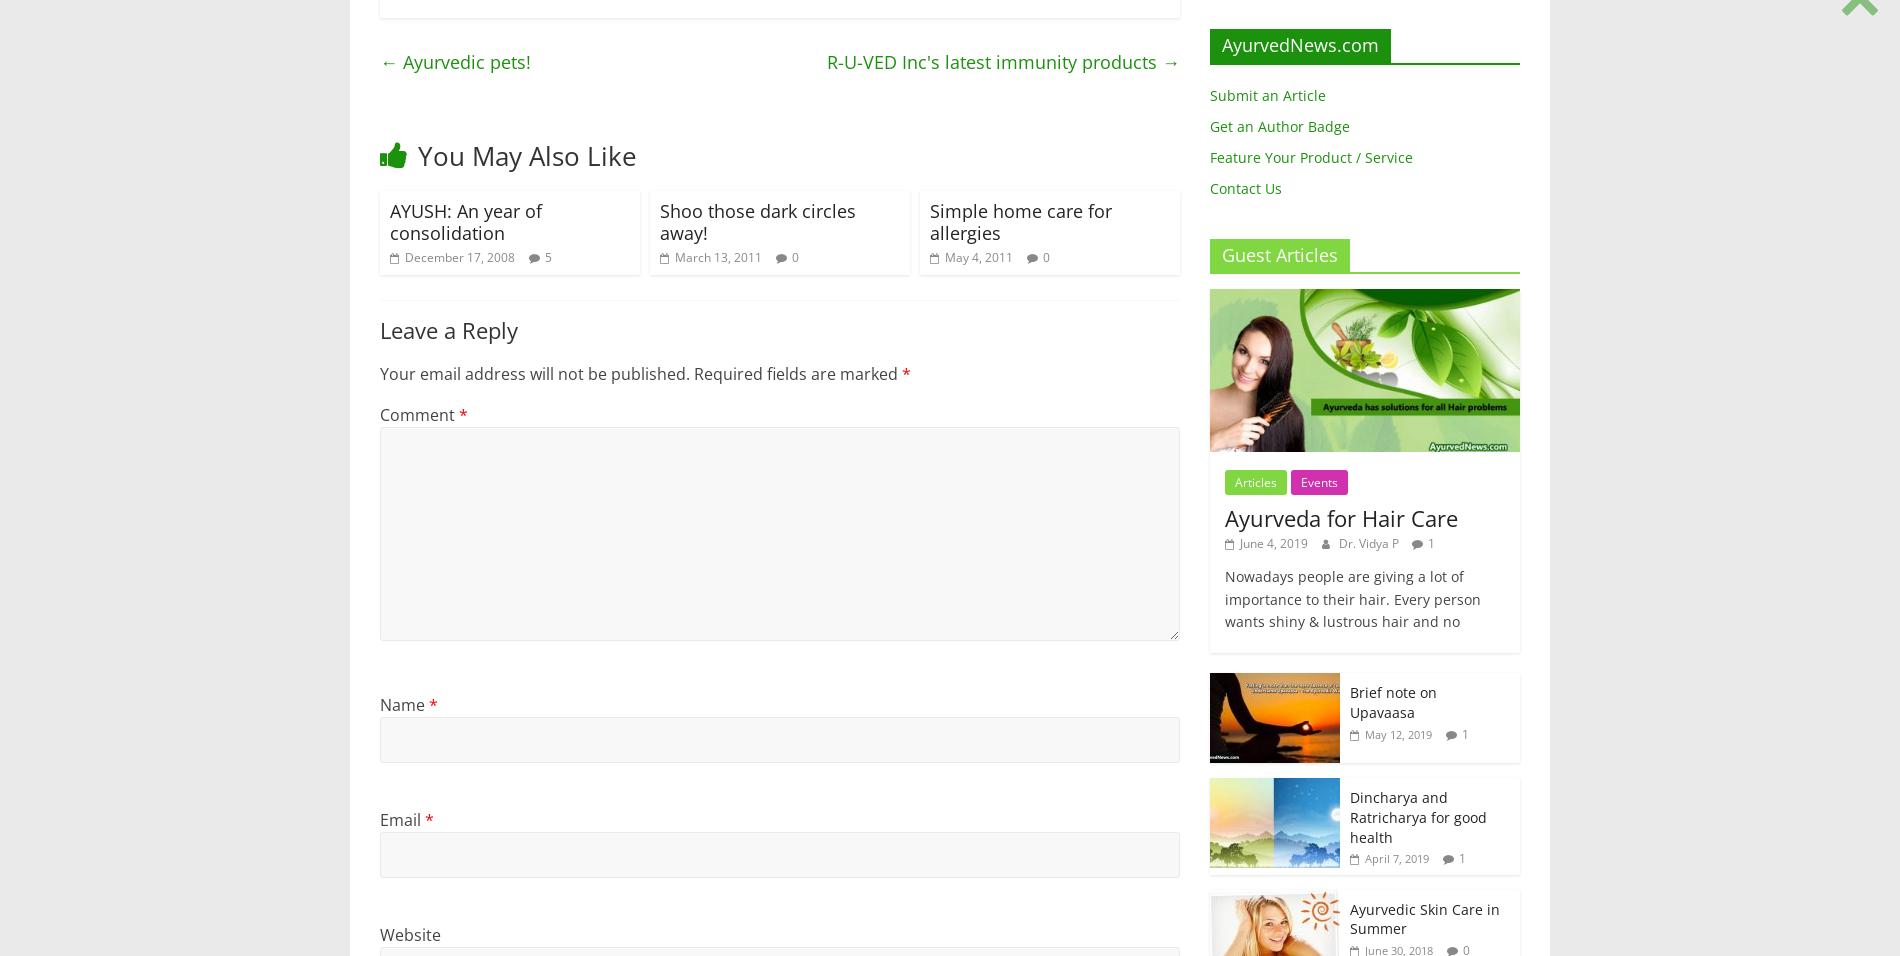 This screenshot has height=956, width=1900. I want to click on 'Name', so click(403, 704).